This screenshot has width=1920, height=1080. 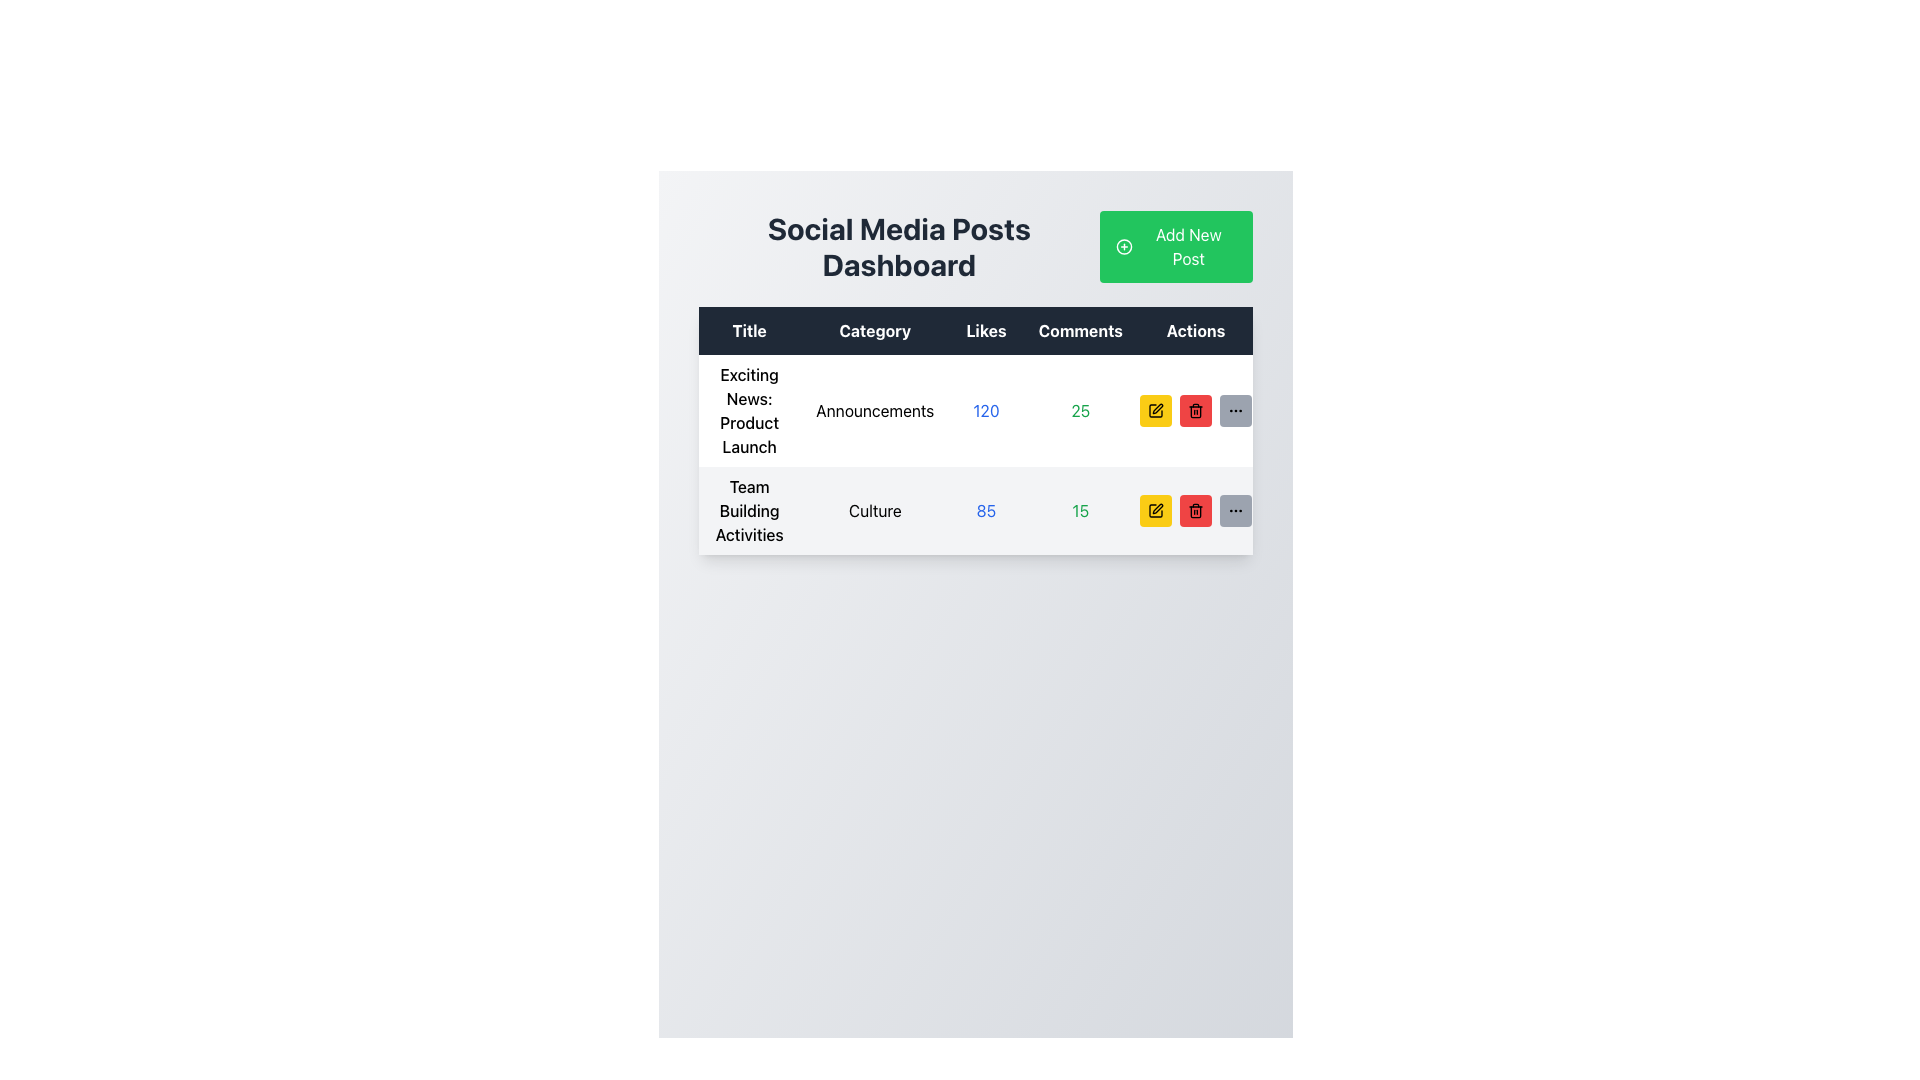 I want to click on the text label displaying 'Team Building Activities' located in the second row of the table under the 'Title' column, so click(x=748, y=509).